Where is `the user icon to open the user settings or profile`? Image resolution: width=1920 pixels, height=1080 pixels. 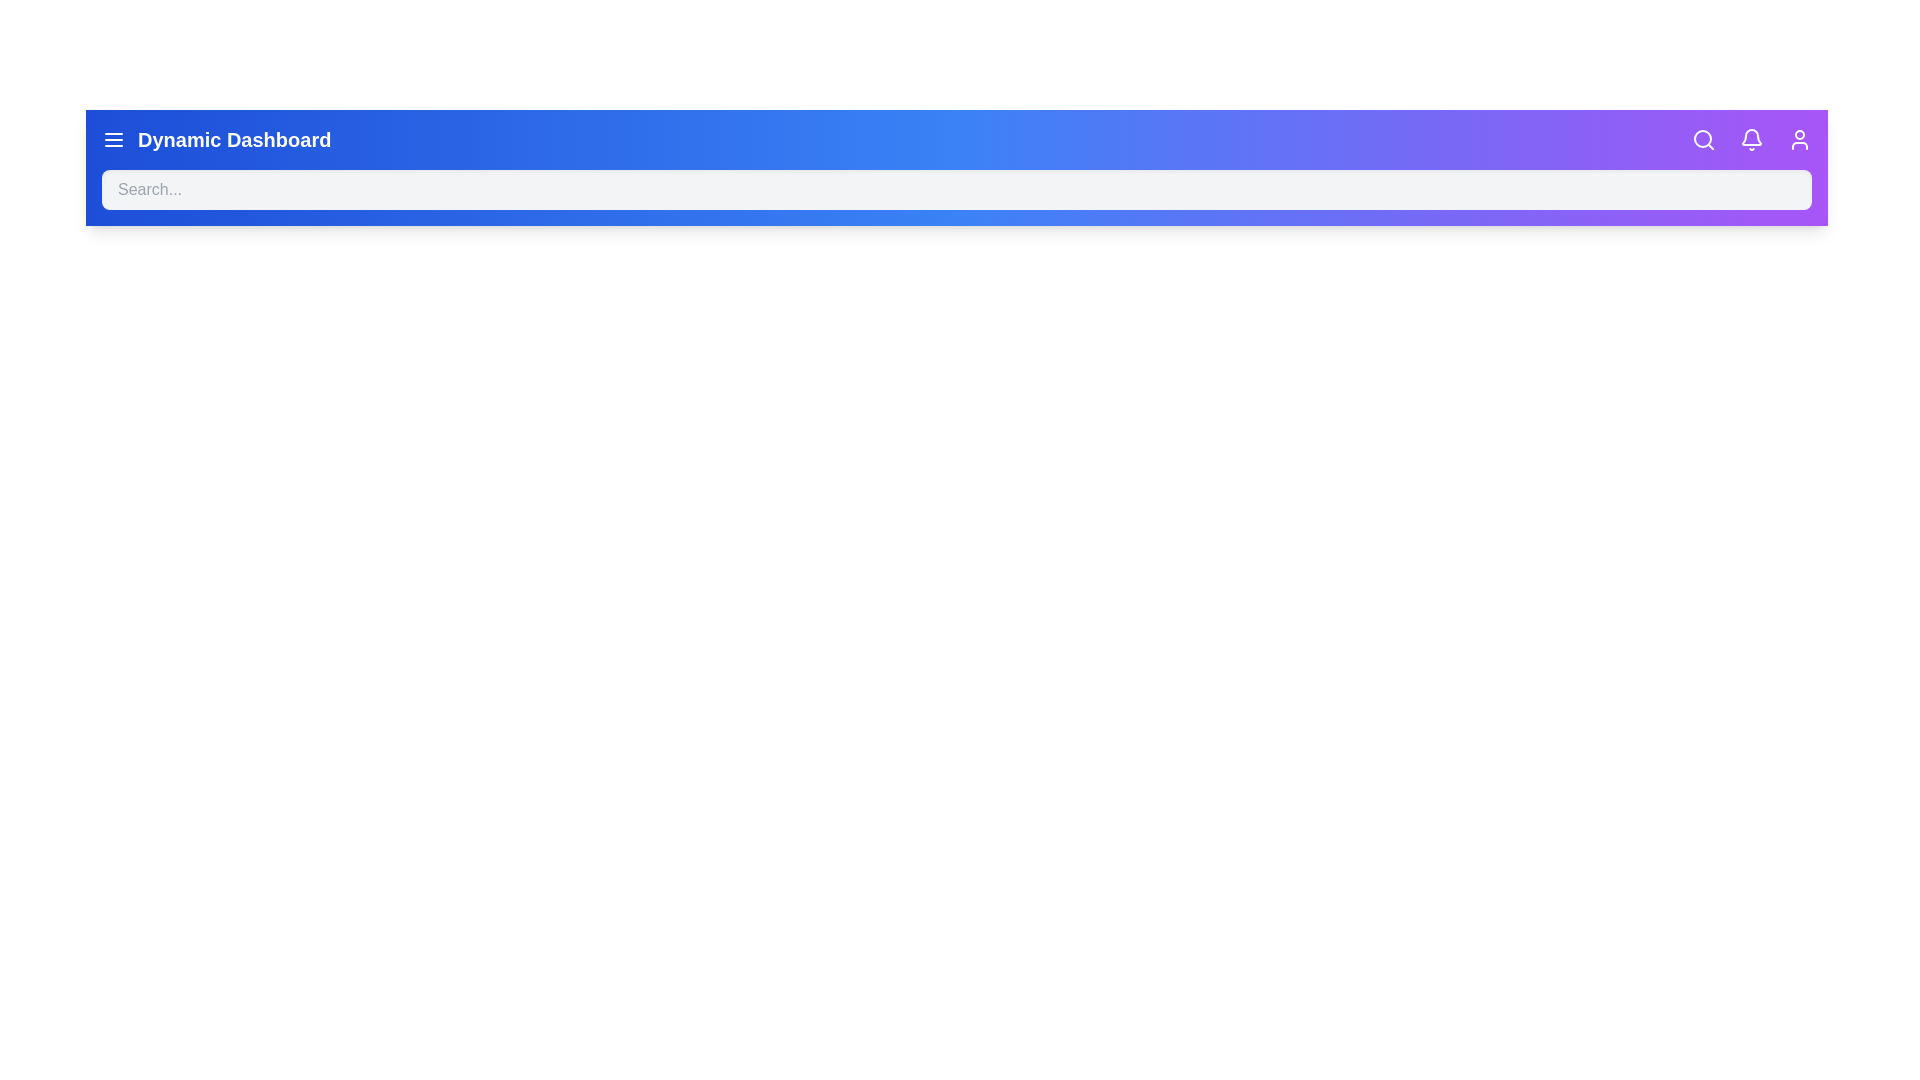
the user icon to open the user settings or profile is located at coordinates (1800, 138).